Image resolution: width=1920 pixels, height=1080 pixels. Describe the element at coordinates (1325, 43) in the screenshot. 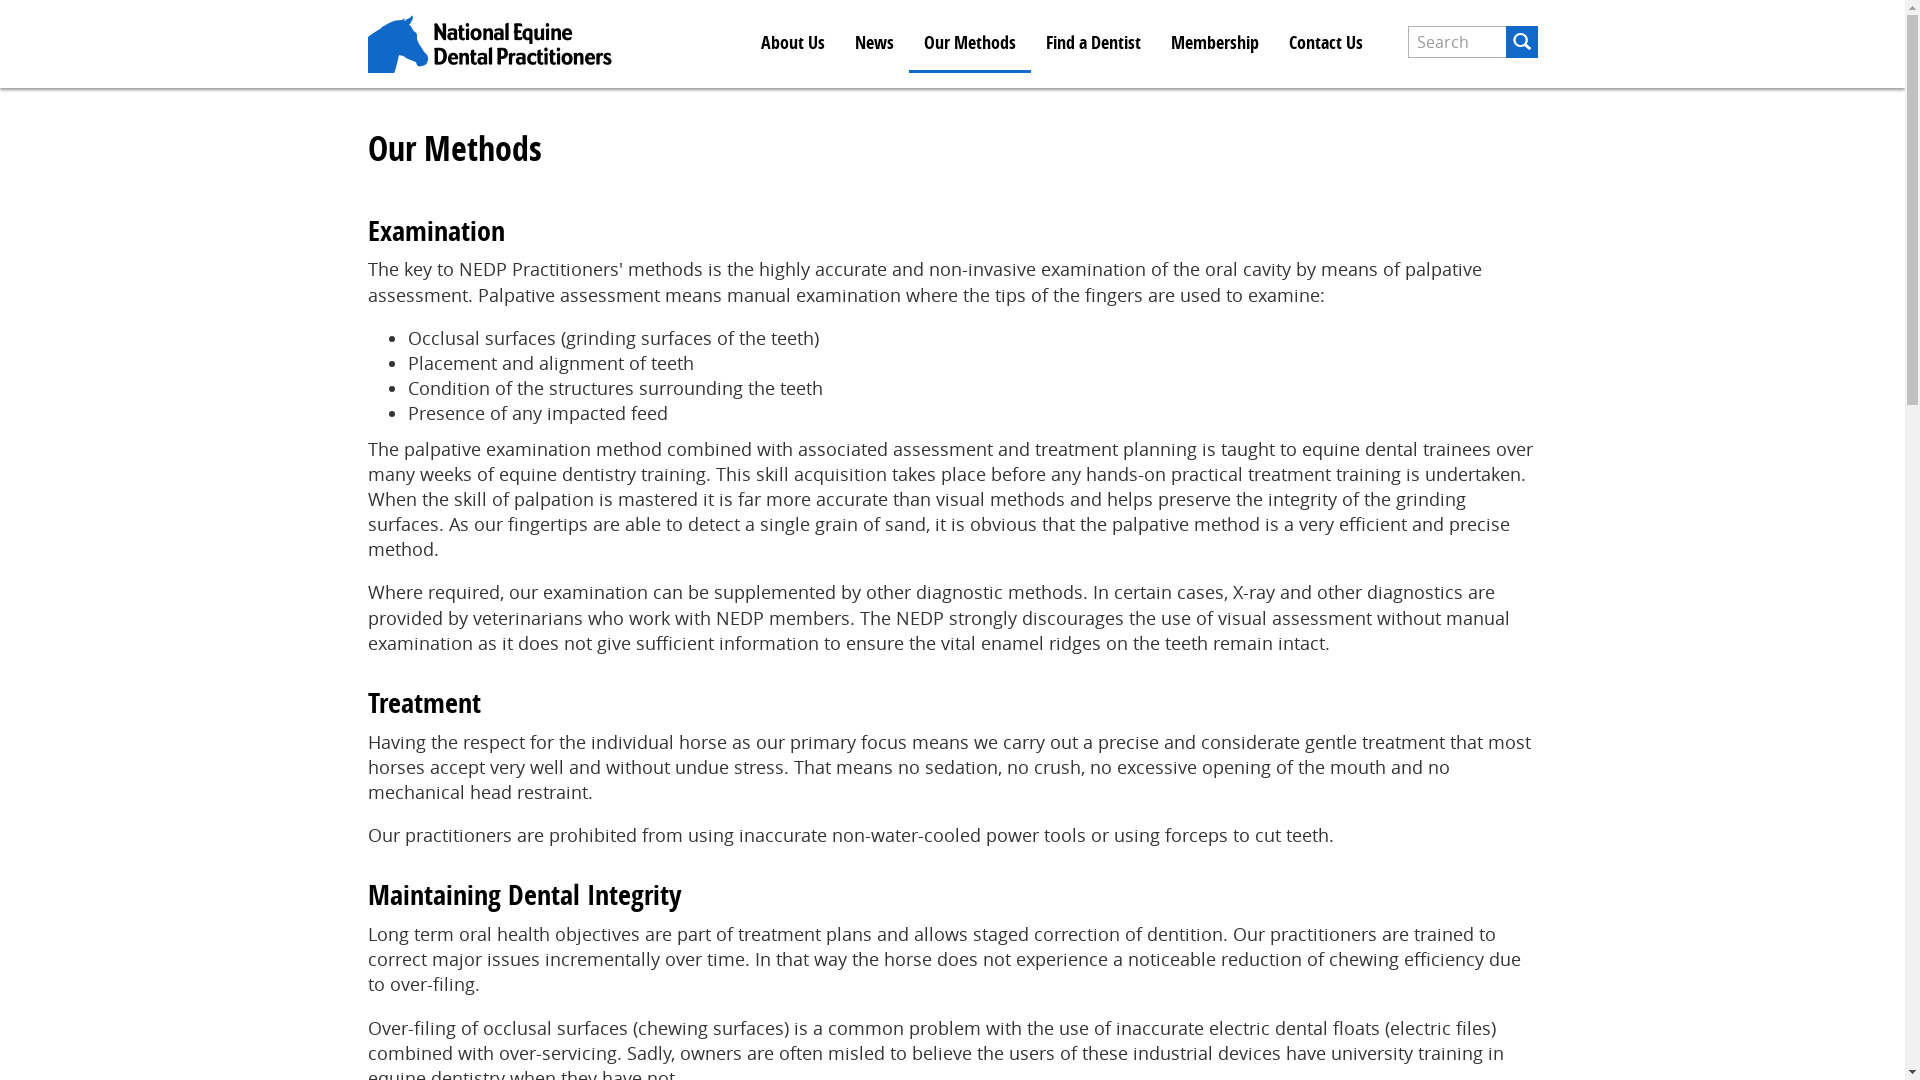

I see `'Contact Us'` at that location.